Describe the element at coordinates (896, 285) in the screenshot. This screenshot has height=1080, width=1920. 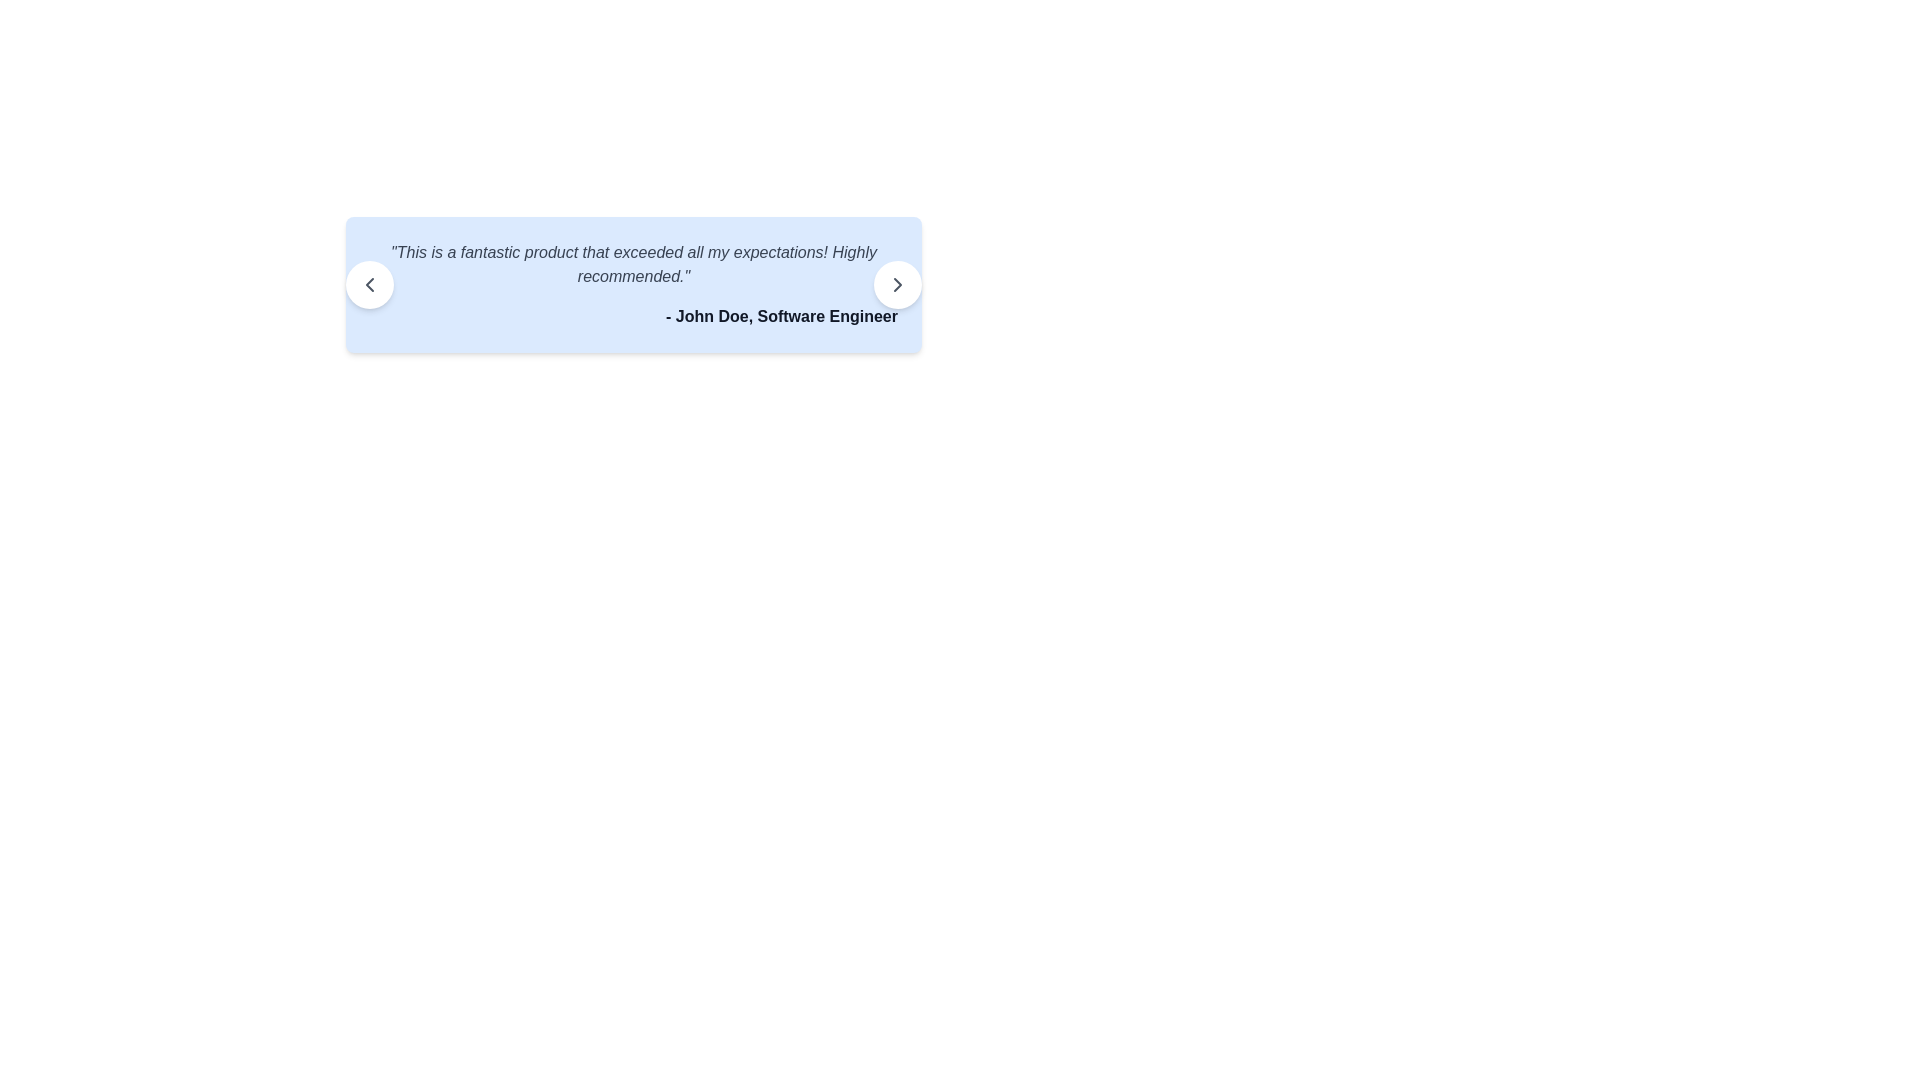
I see `the second circular button with a white background and a right-pointing chevron icon` at that location.